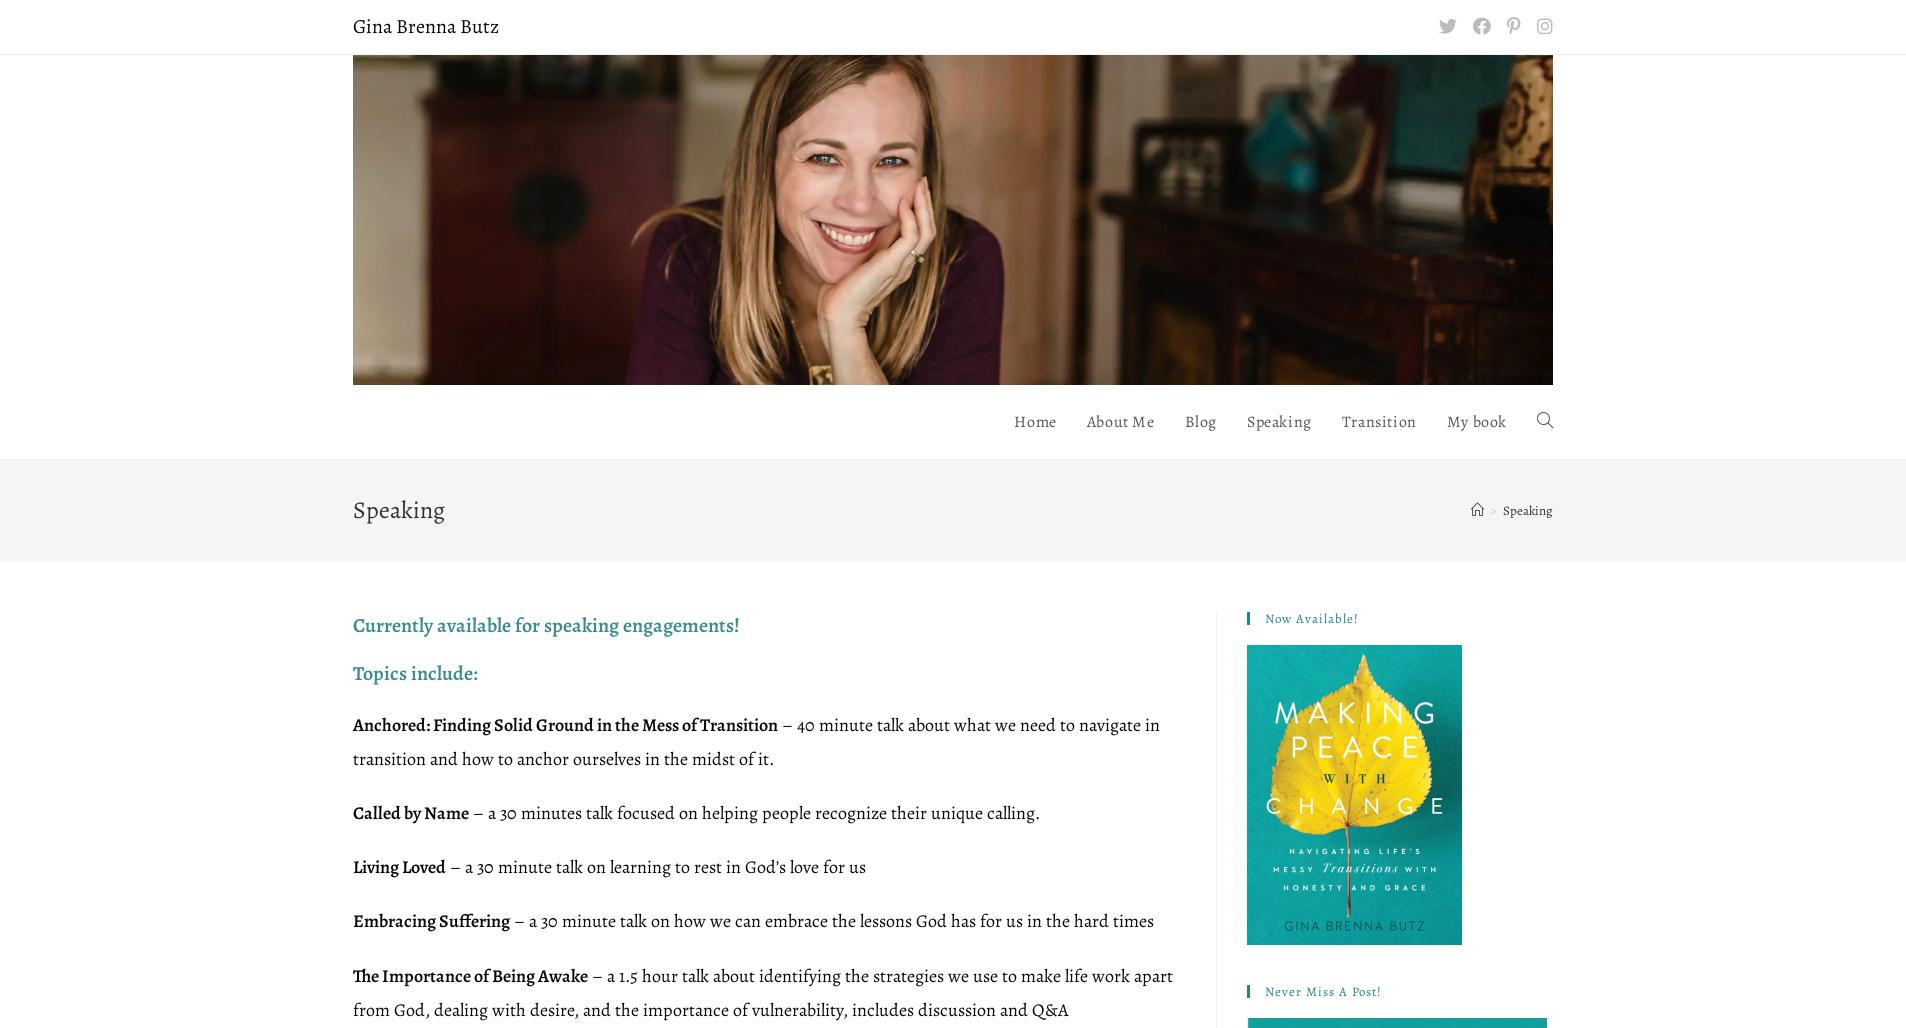 The width and height of the screenshot is (1906, 1028). Describe the element at coordinates (754, 812) in the screenshot. I see `'– a 30 minutes talk focused on helping people recognize their unique calling.'` at that location.